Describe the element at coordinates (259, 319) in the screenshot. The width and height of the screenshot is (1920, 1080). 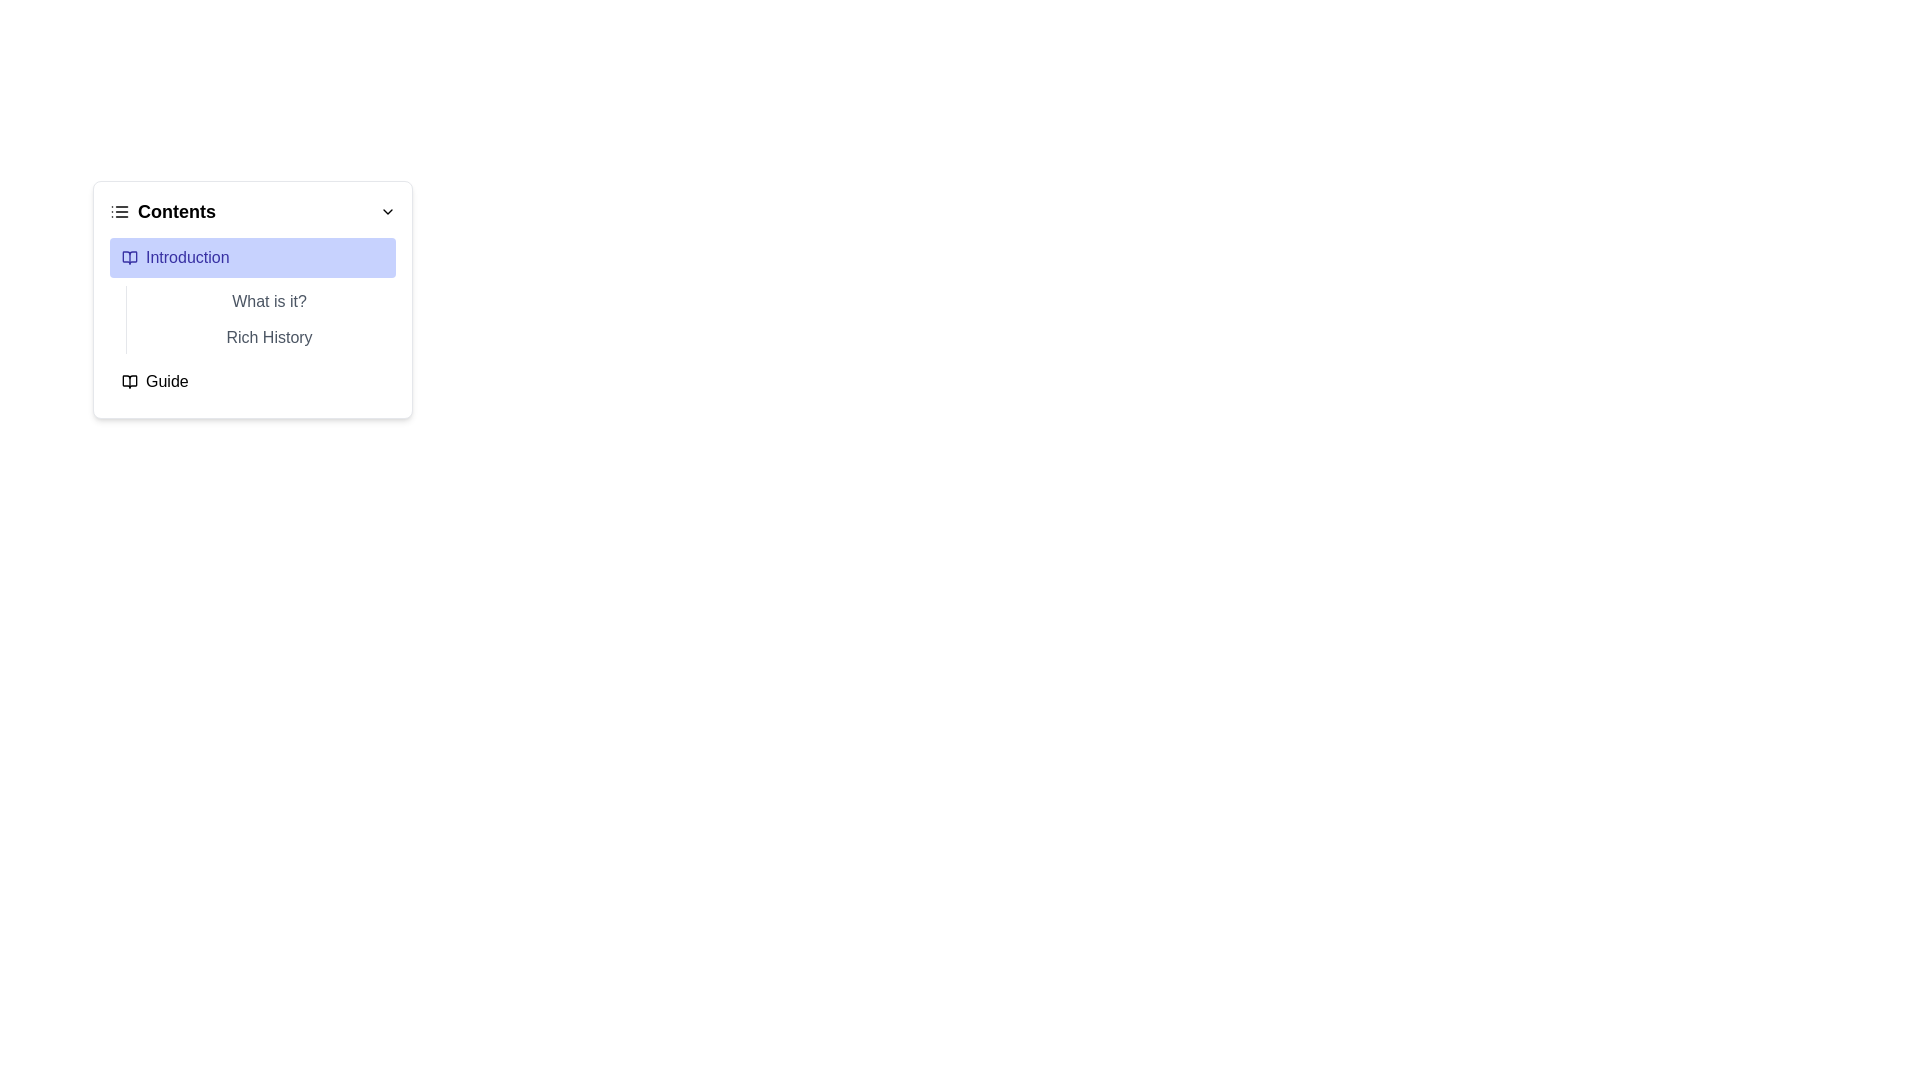
I see `the Text block element displaying 'What is it?' and 'Rich History', located beneath the 'Introduction' section and above the 'Guide'` at that location.